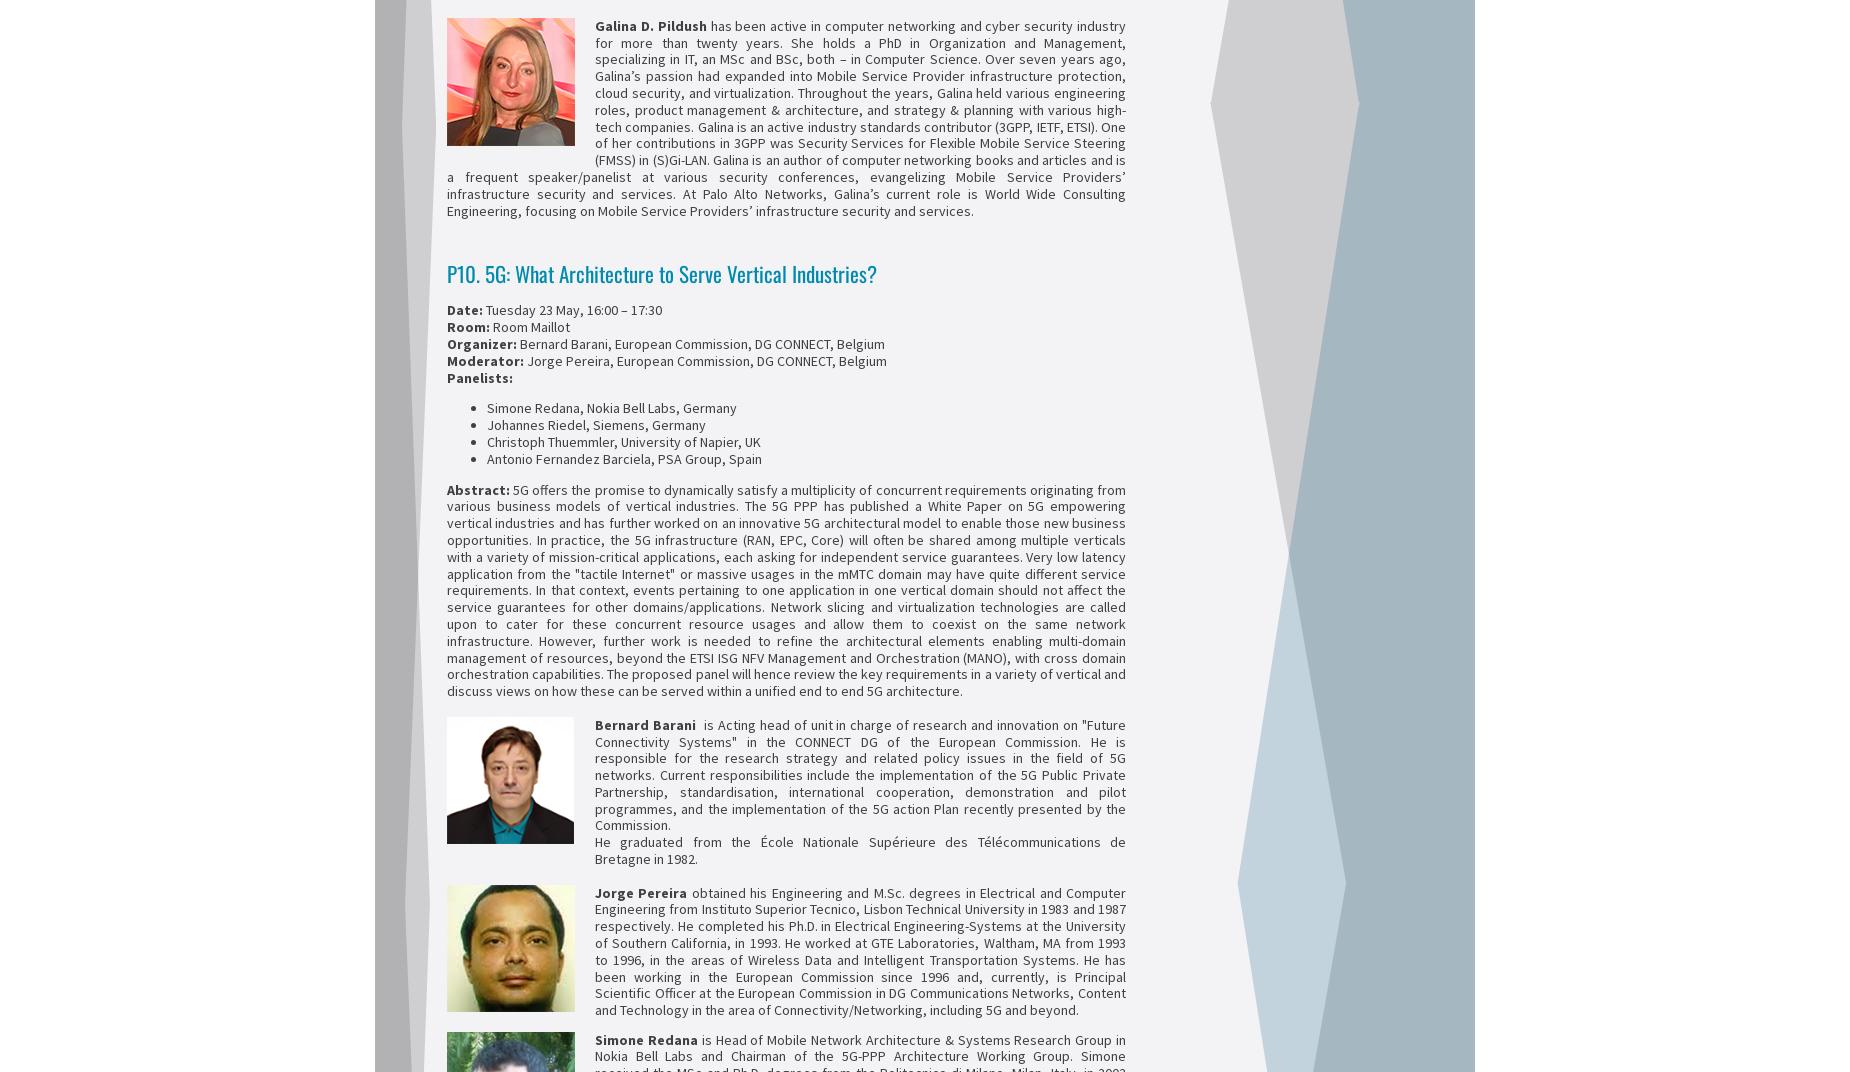 This screenshot has height=1072, width=1850. Describe the element at coordinates (700, 343) in the screenshot. I see `'Bernard Barani, European Commission, DG CONNECT, Belgium'` at that location.